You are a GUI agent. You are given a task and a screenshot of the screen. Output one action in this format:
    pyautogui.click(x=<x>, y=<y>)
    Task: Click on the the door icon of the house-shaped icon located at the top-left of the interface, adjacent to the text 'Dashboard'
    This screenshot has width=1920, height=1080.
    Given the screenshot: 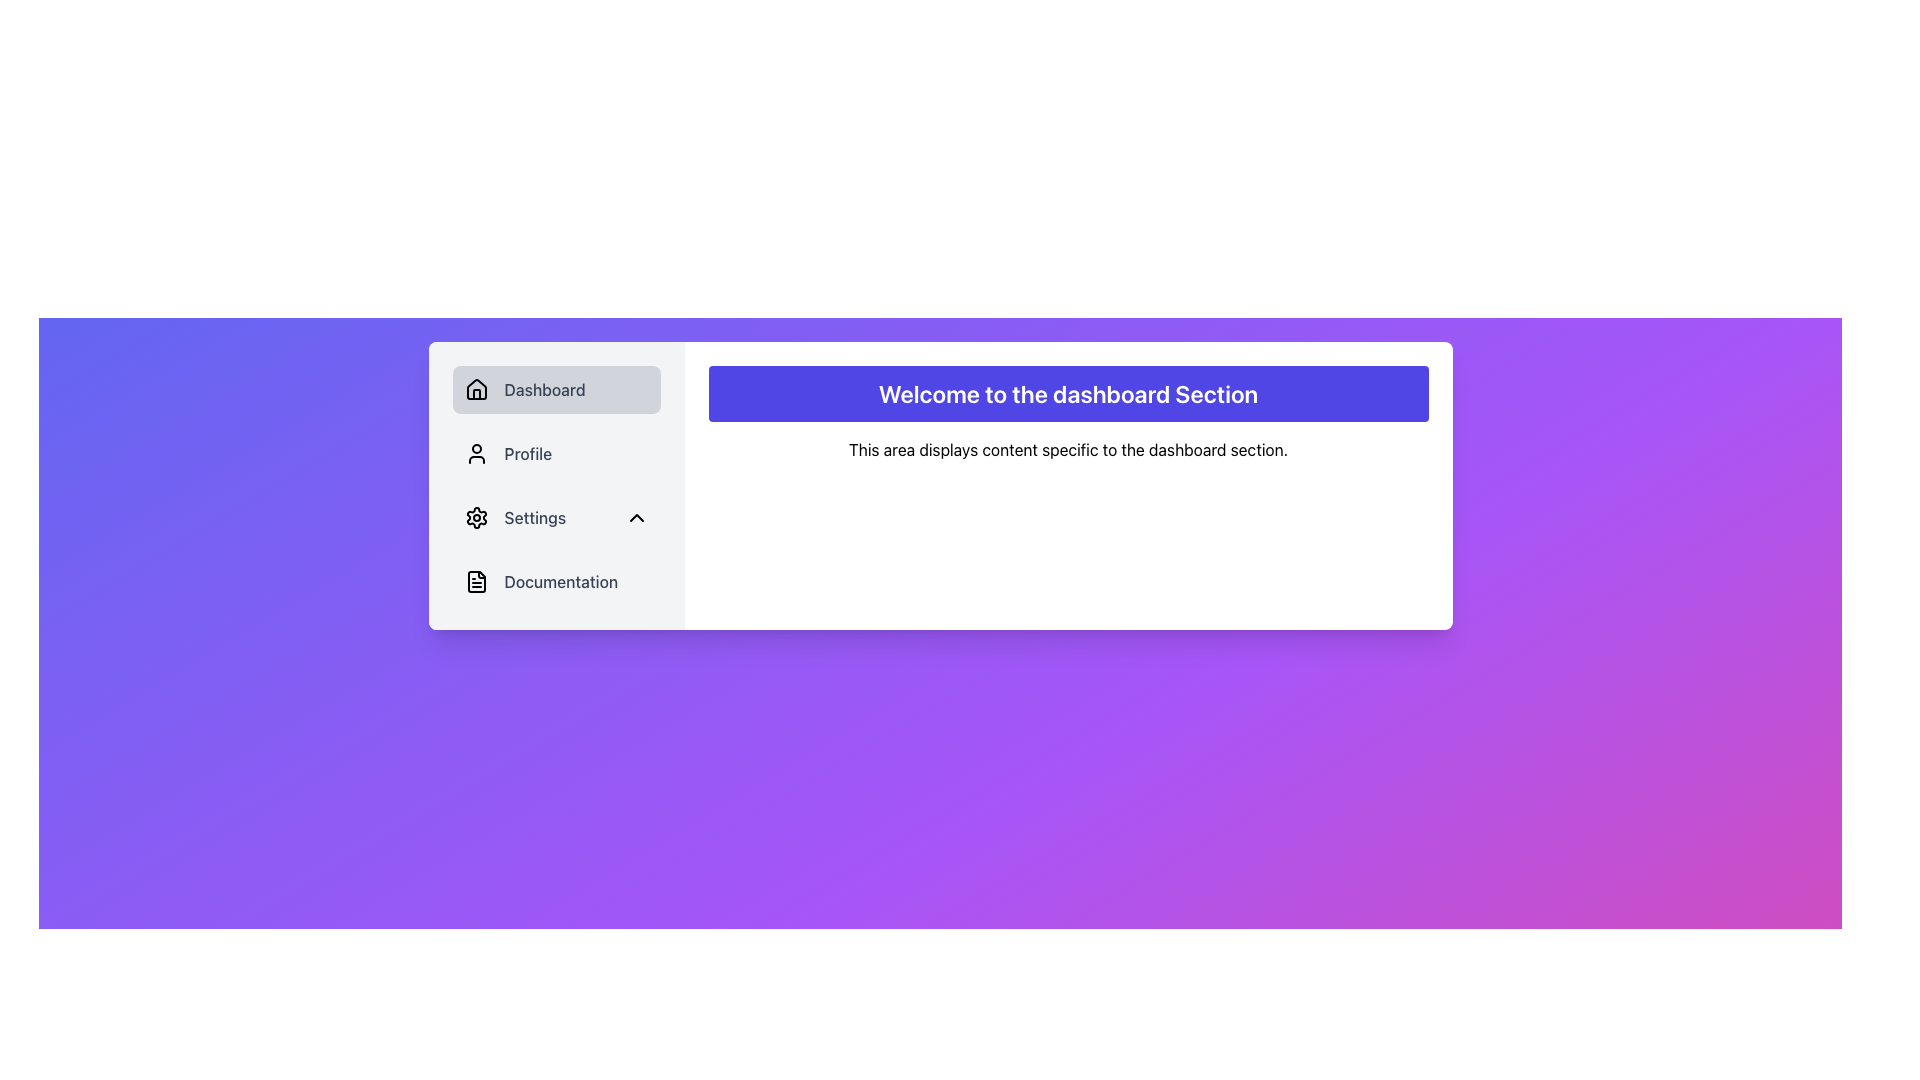 What is the action you would take?
    pyautogui.click(x=475, y=394)
    